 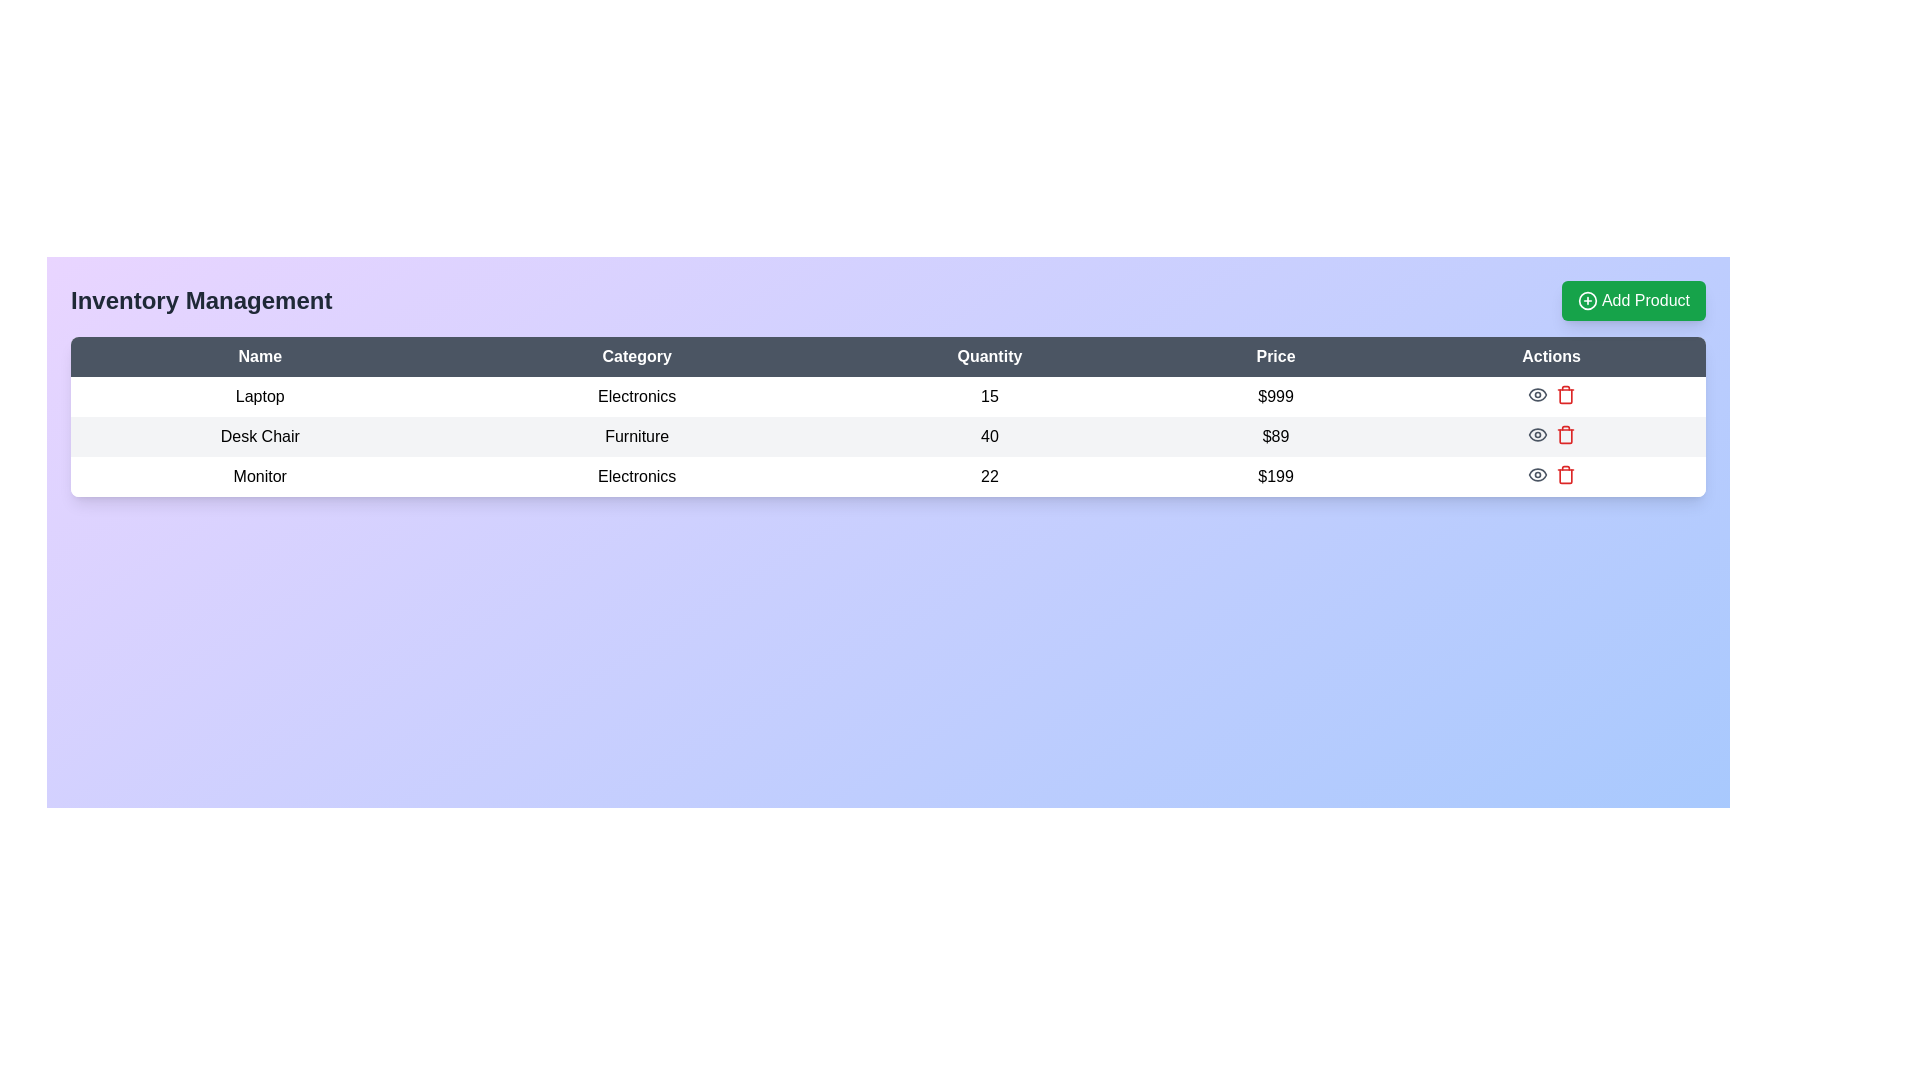 I want to click on the text displaying the quantity of 'Desk Chair' in the inventory management table, located in the third column of the second row under the 'Quantity' header, so click(x=989, y=435).